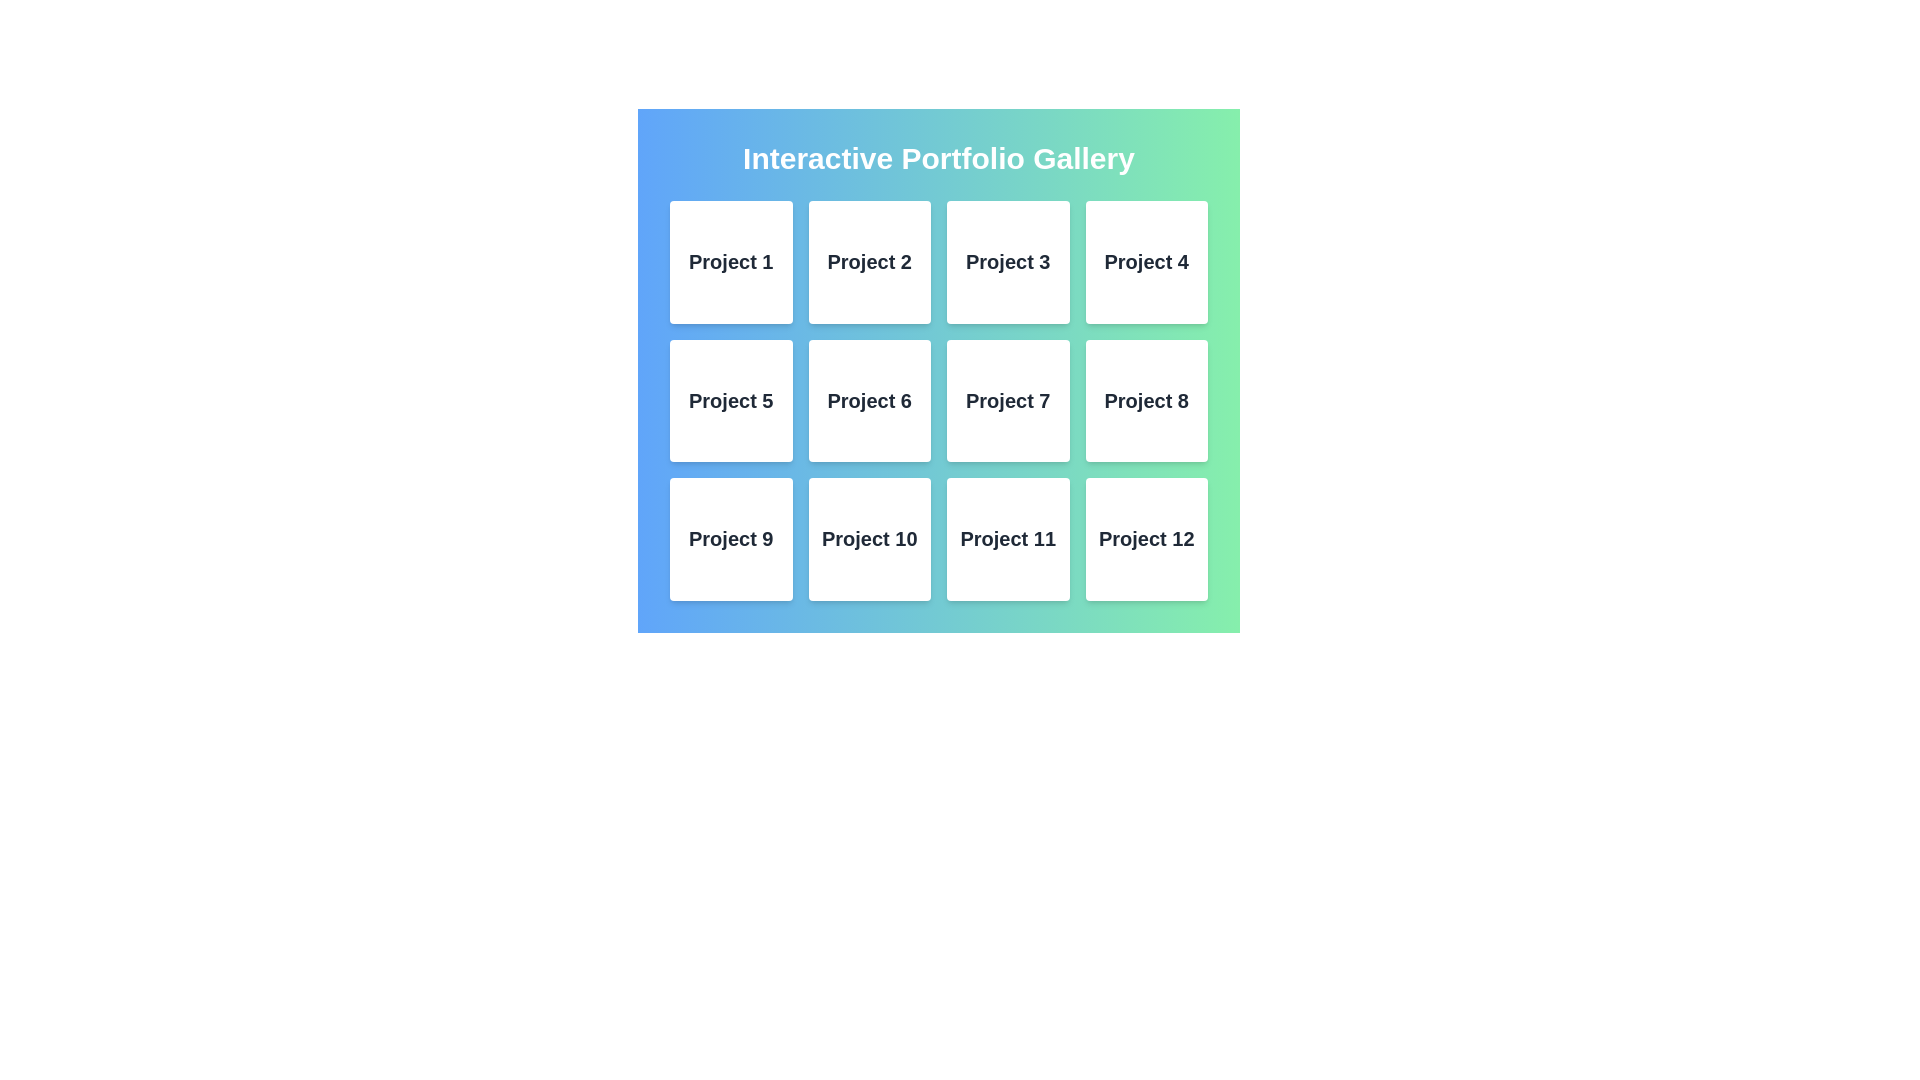 The height and width of the screenshot is (1080, 1920). What do you see at coordinates (1034, 400) in the screenshot?
I see `the circular button with a light gray background and a blue share icon in the top-right corner of the 'Project 7' card` at bounding box center [1034, 400].